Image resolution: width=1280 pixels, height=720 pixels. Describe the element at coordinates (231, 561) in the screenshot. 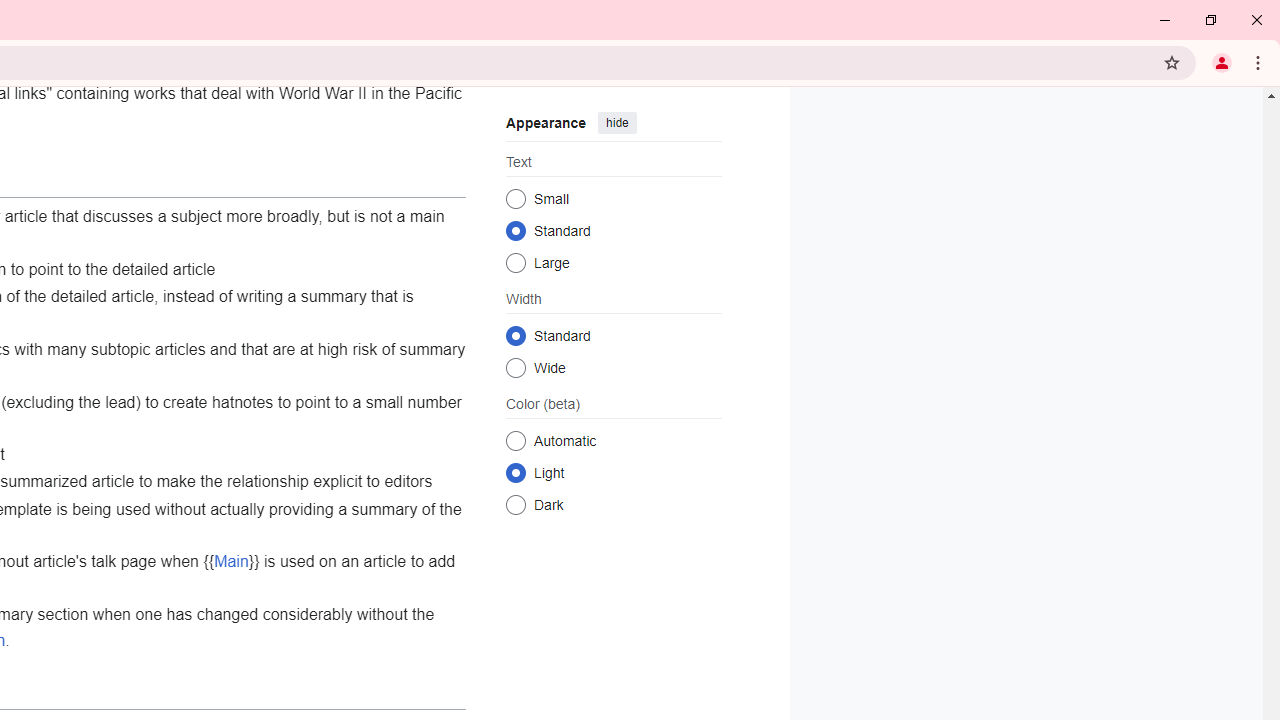

I see `'Main'` at that location.